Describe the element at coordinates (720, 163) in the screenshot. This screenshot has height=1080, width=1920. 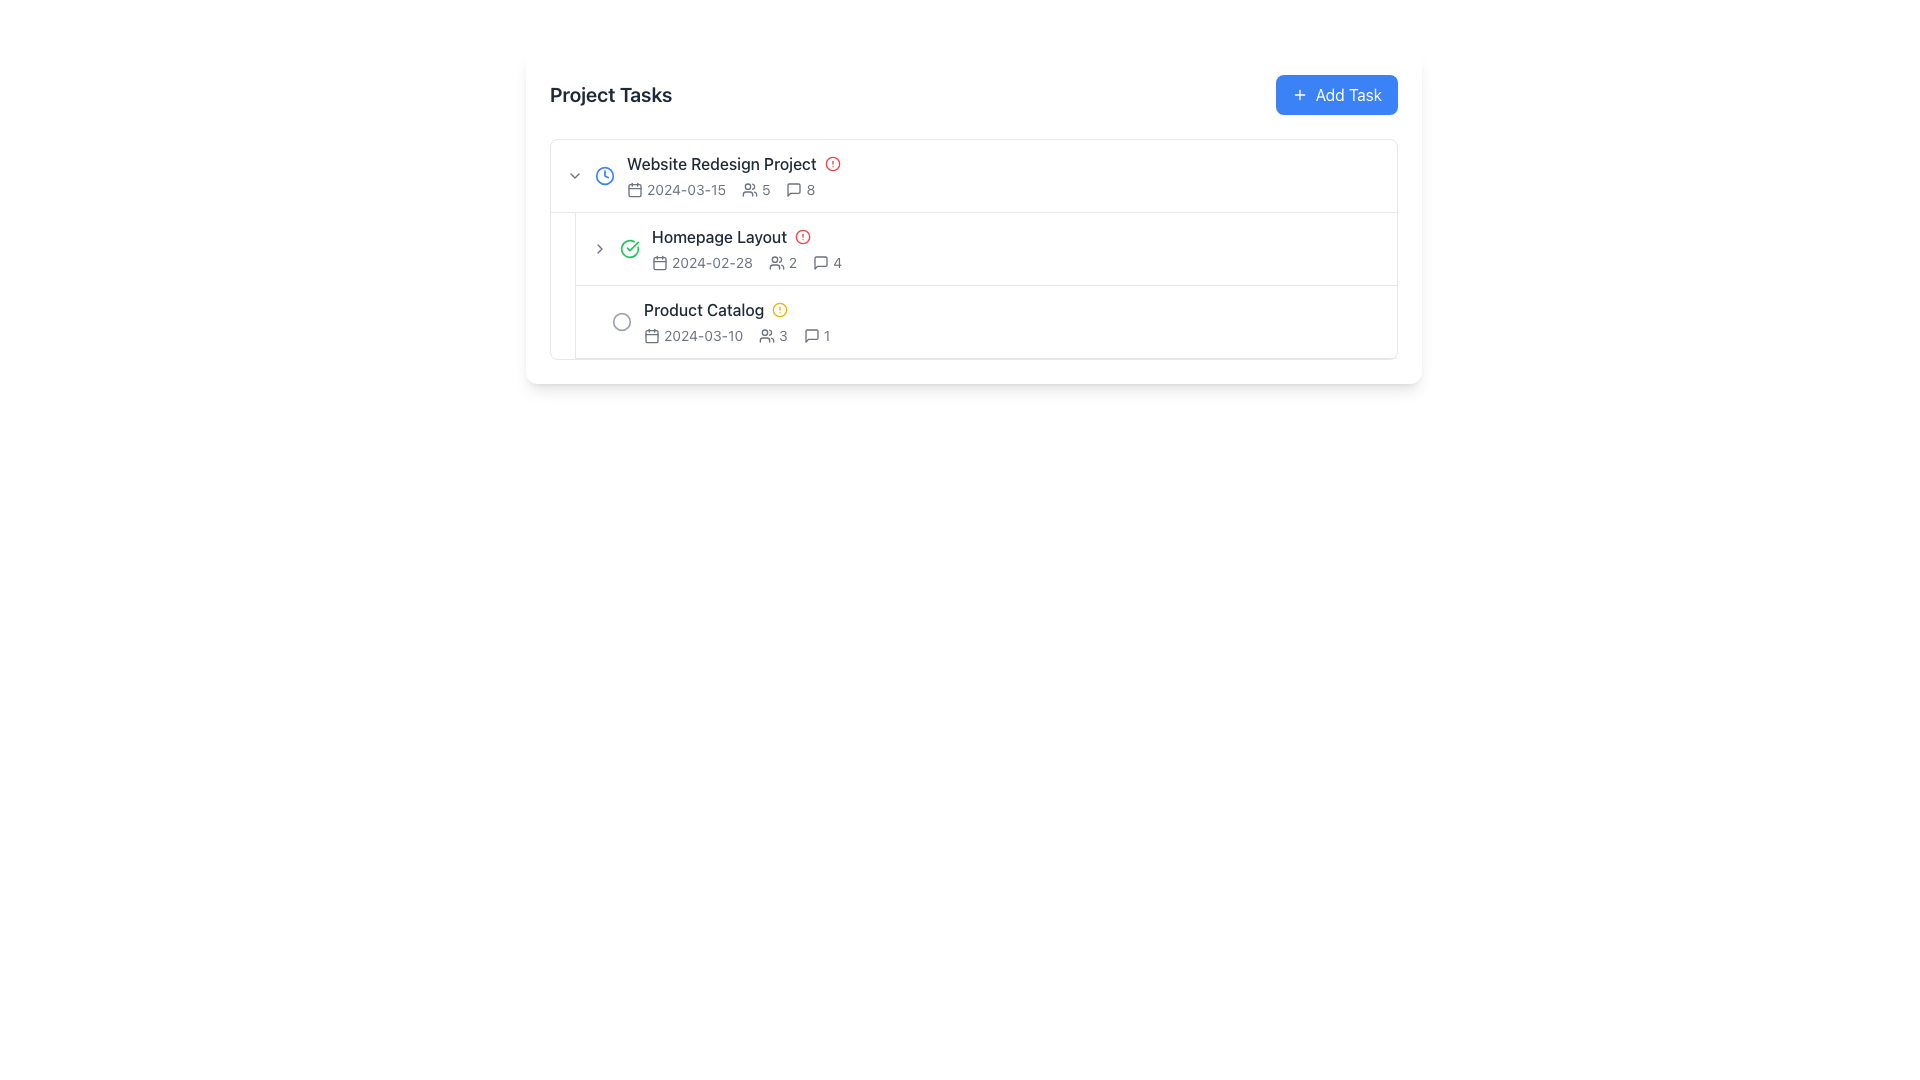
I see `text content of the label representing the first project in the 'Project Tasks' section, located at the top of the list` at that location.